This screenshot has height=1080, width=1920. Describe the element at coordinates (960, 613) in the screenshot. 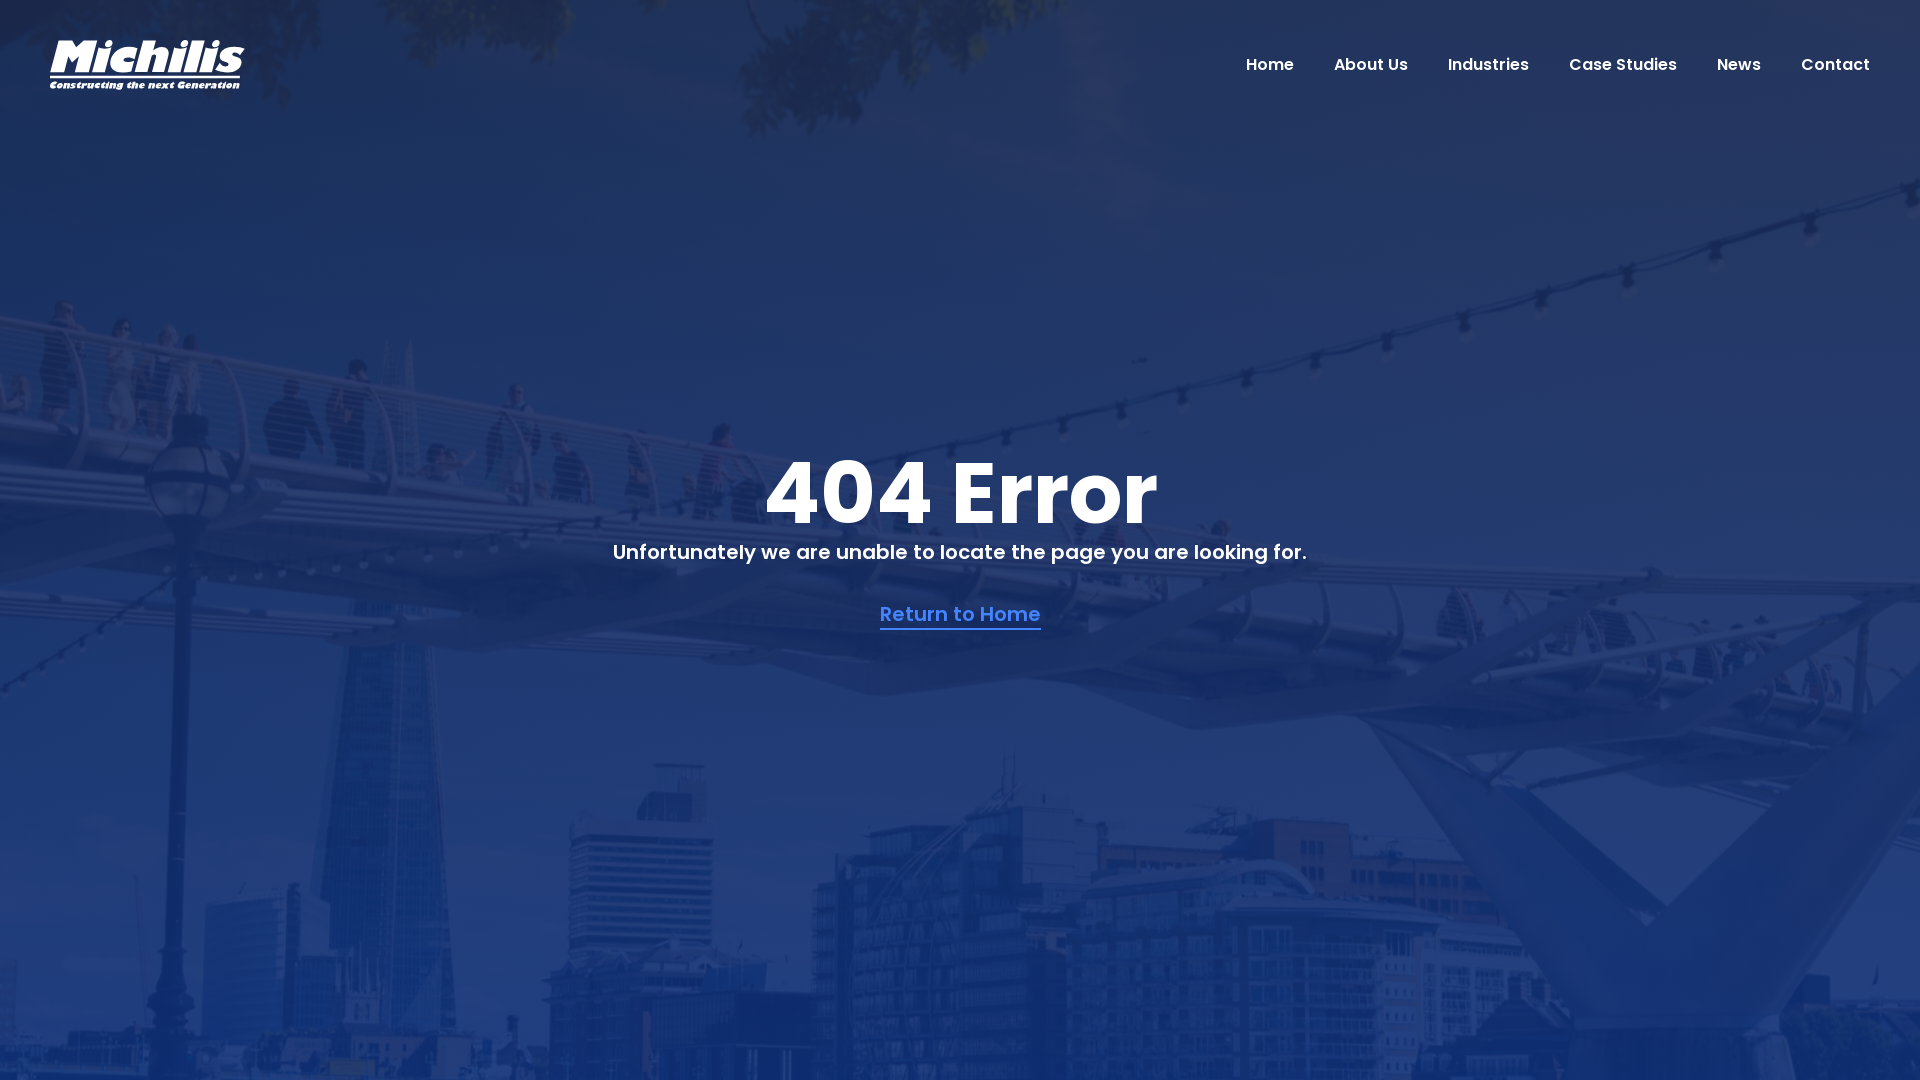

I see `'Return to Home'` at that location.